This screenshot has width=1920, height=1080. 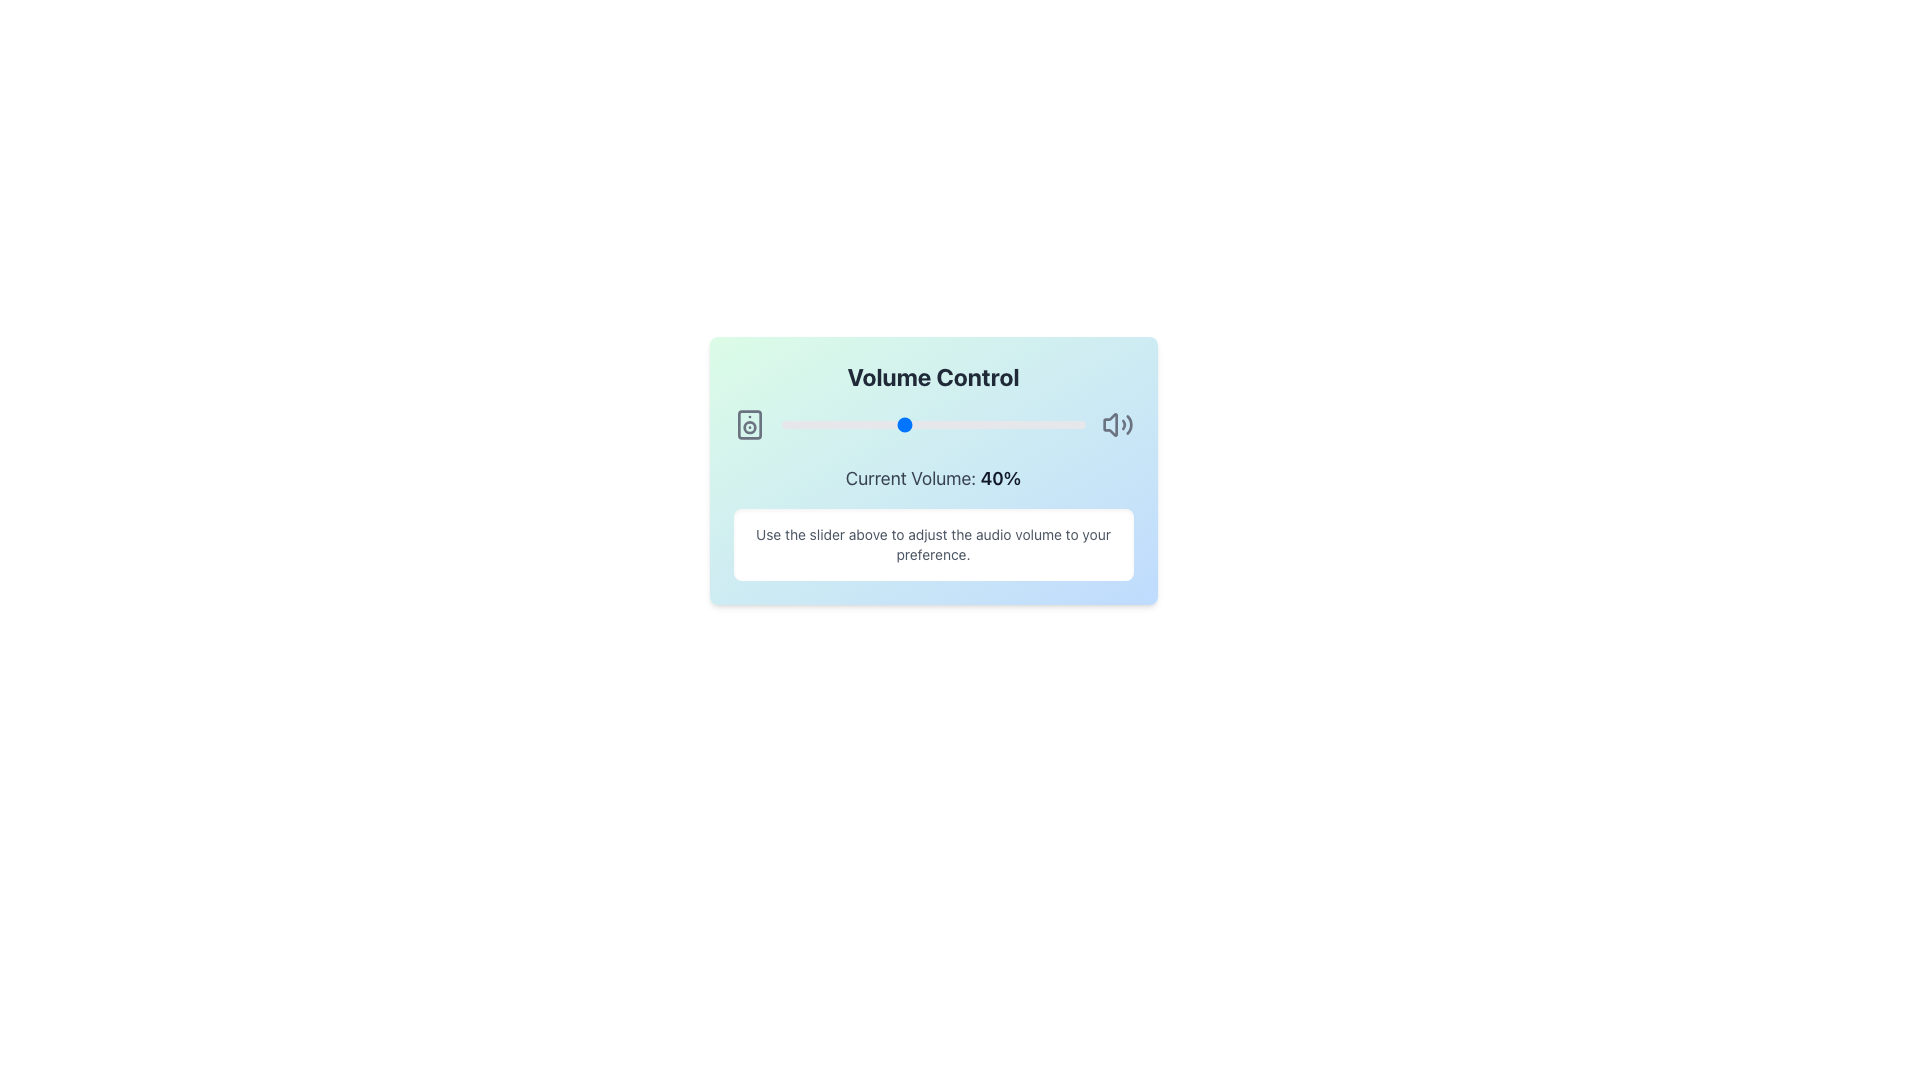 What do you see at coordinates (953, 423) in the screenshot?
I see `the volume level` at bounding box center [953, 423].